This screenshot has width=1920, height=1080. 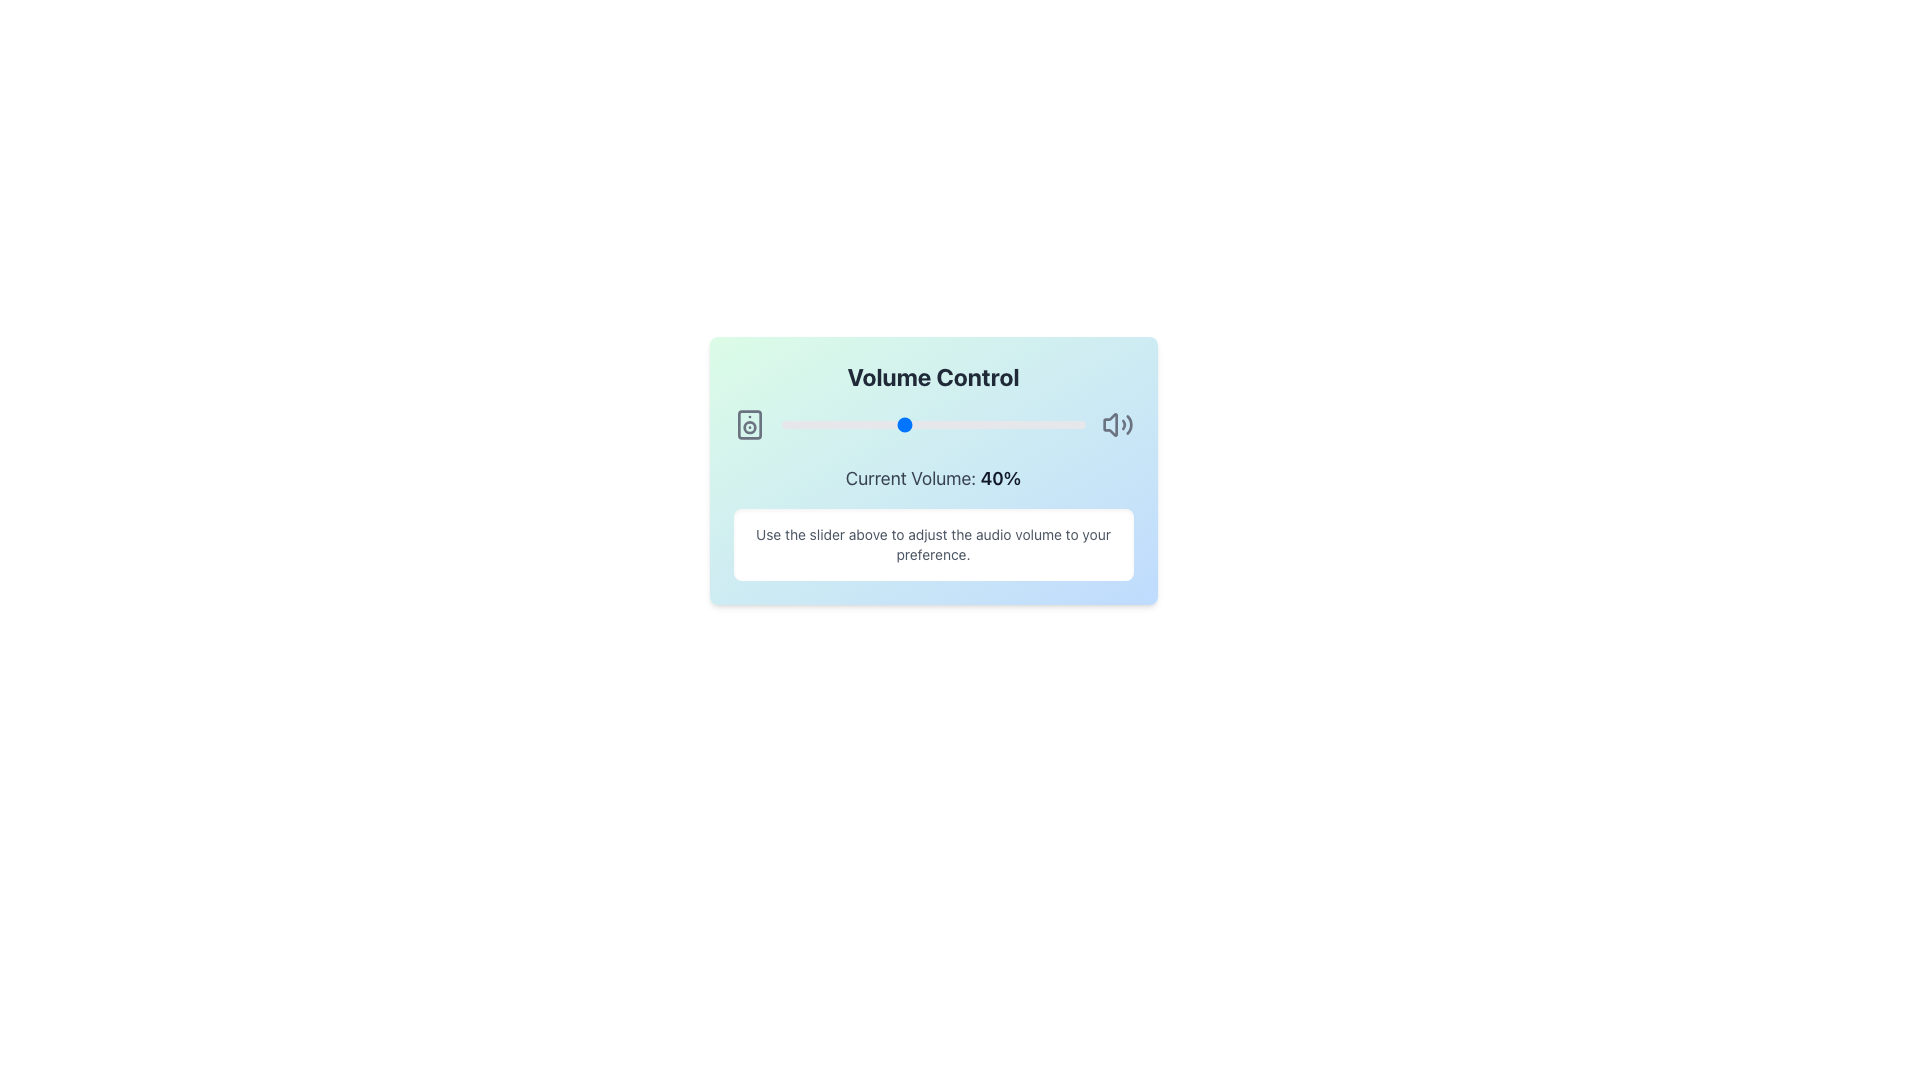 What do you see at coordinates (953, 423) in the screenshot?
I see `the volume level` at bounding box center [953, 423].